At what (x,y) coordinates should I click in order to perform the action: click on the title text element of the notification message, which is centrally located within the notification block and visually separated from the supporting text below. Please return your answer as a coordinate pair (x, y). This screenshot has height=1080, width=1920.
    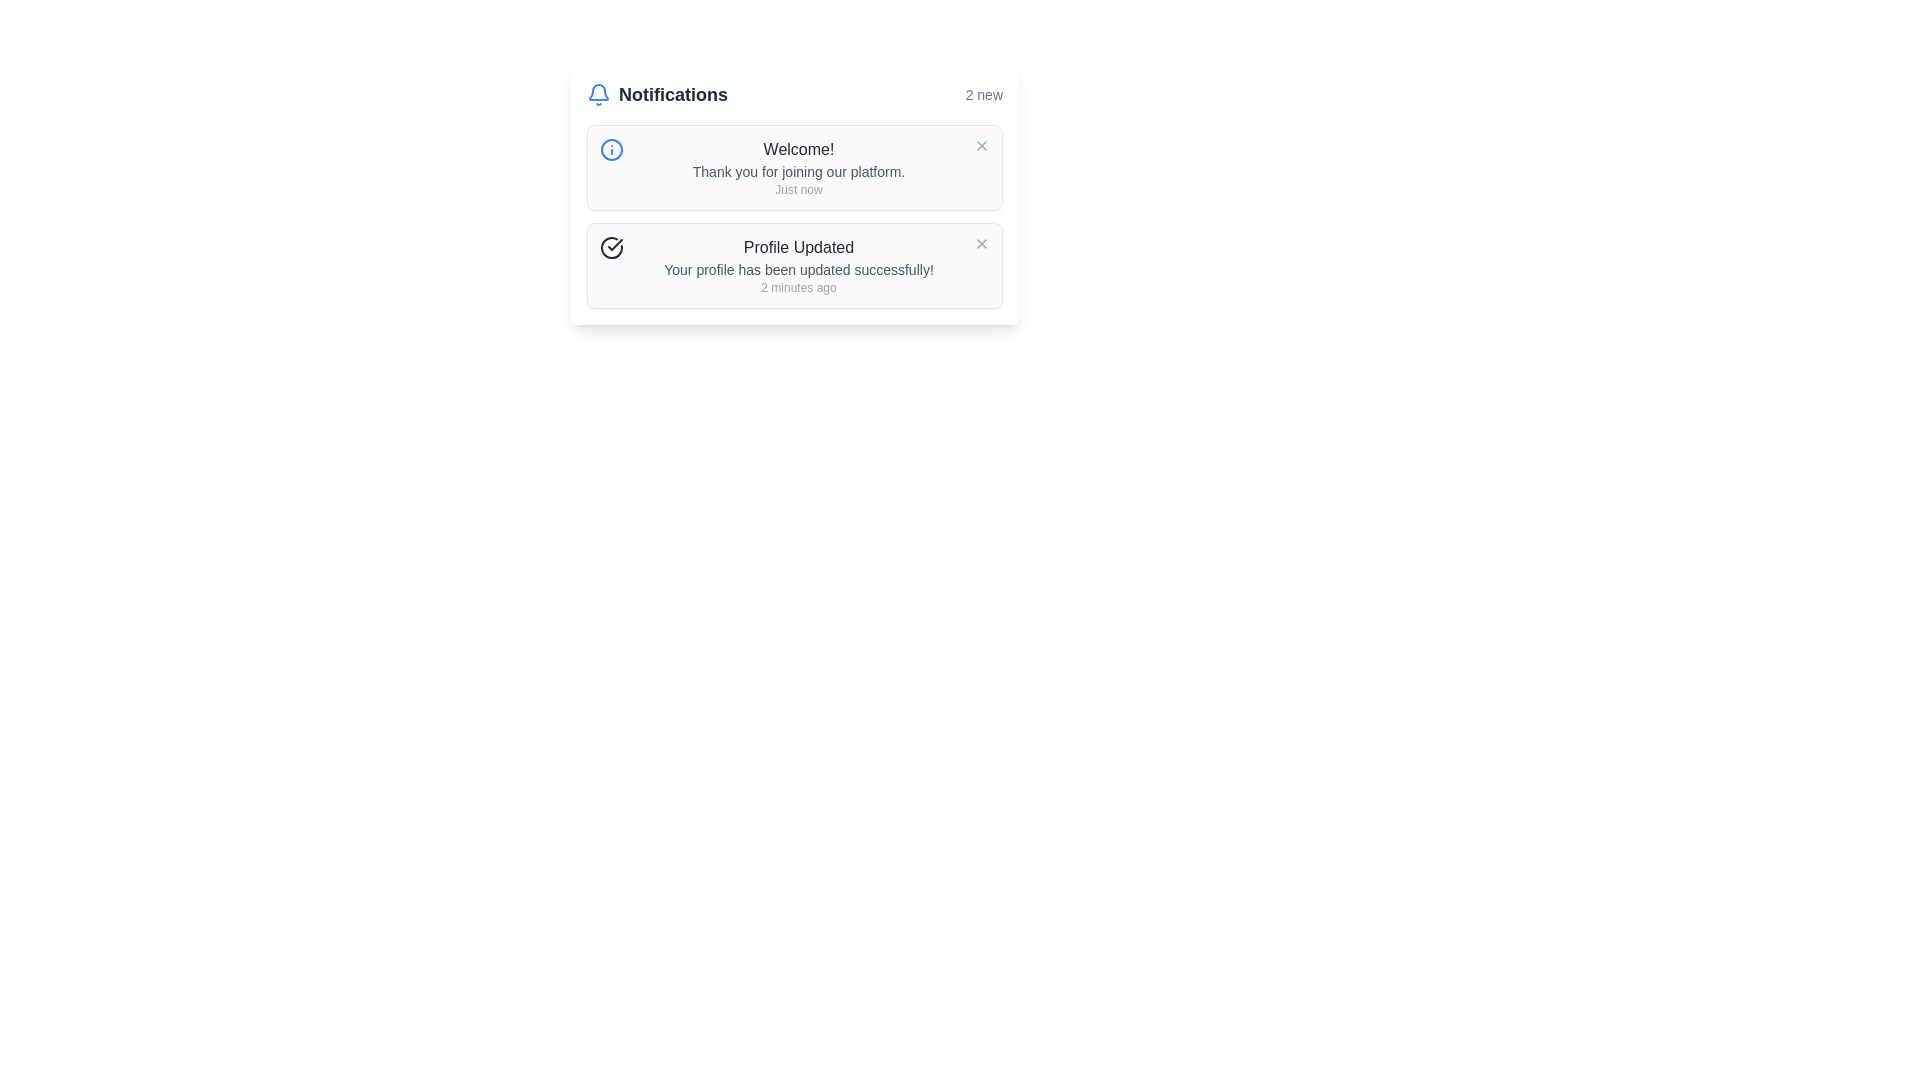
    Looking at the image, I should click on (797, 246).